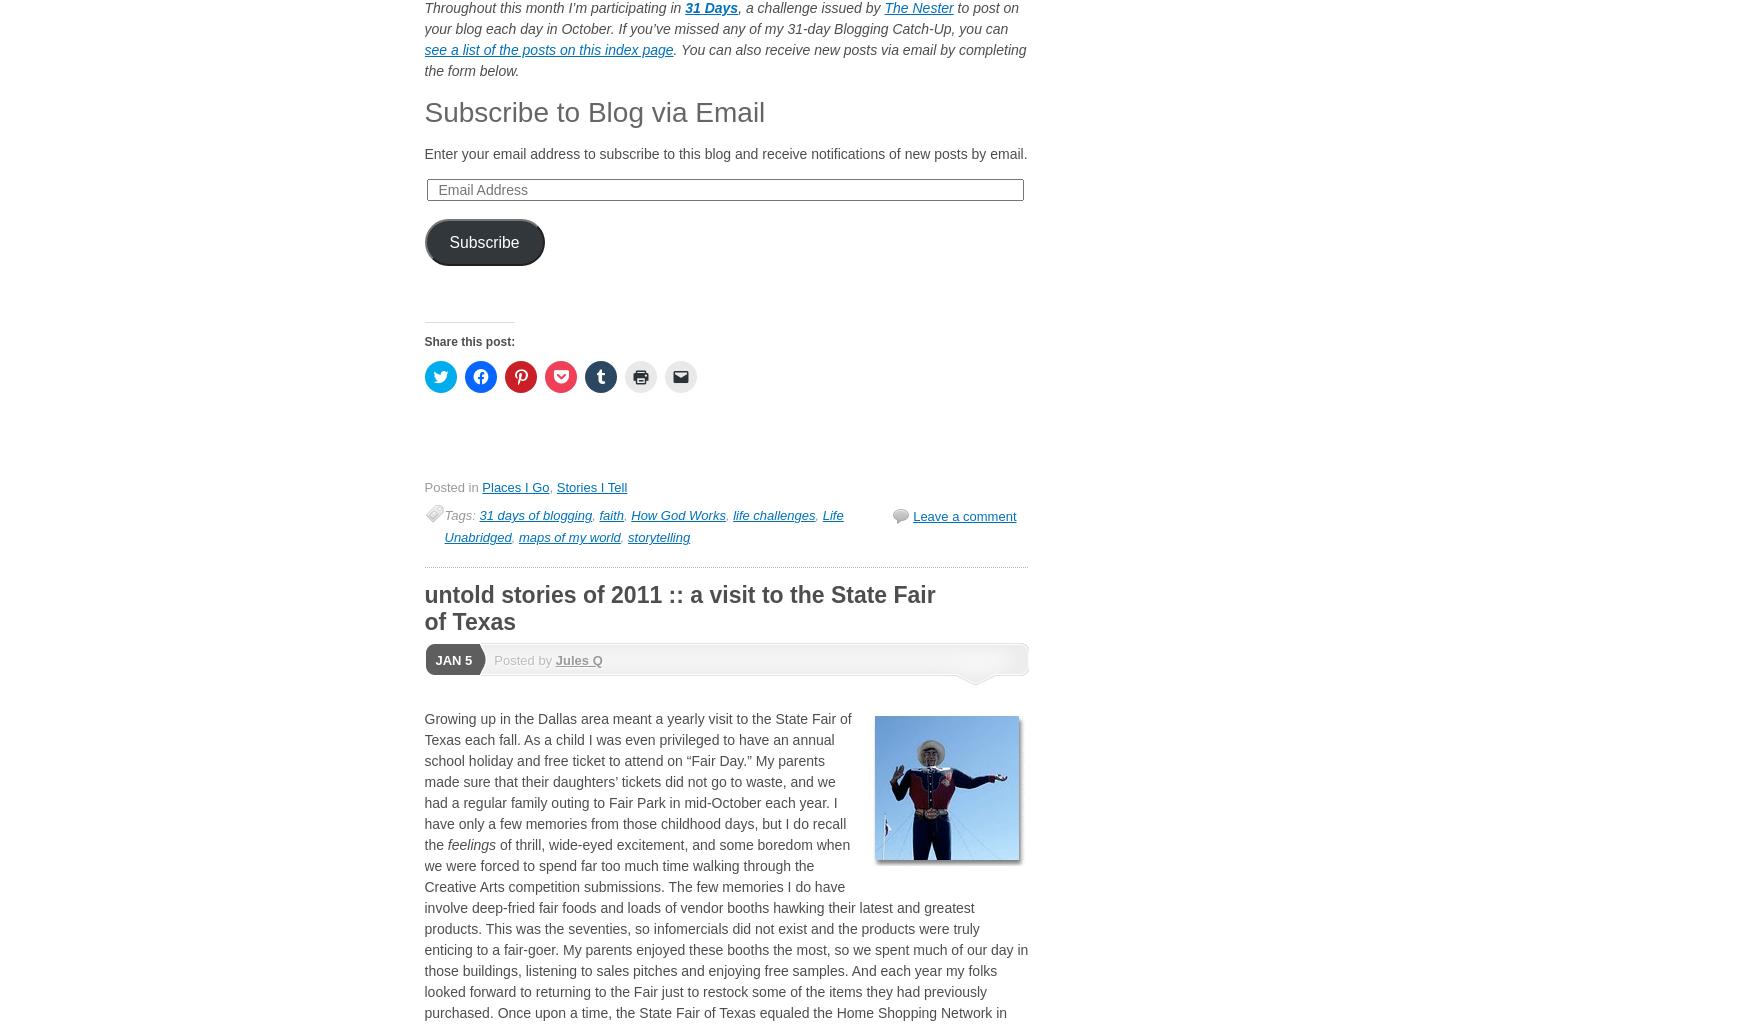  What do you see at coordinates (443, 526) in the screenshot?
I see `'Life Unabridged'` at bounding box center [443, 526].